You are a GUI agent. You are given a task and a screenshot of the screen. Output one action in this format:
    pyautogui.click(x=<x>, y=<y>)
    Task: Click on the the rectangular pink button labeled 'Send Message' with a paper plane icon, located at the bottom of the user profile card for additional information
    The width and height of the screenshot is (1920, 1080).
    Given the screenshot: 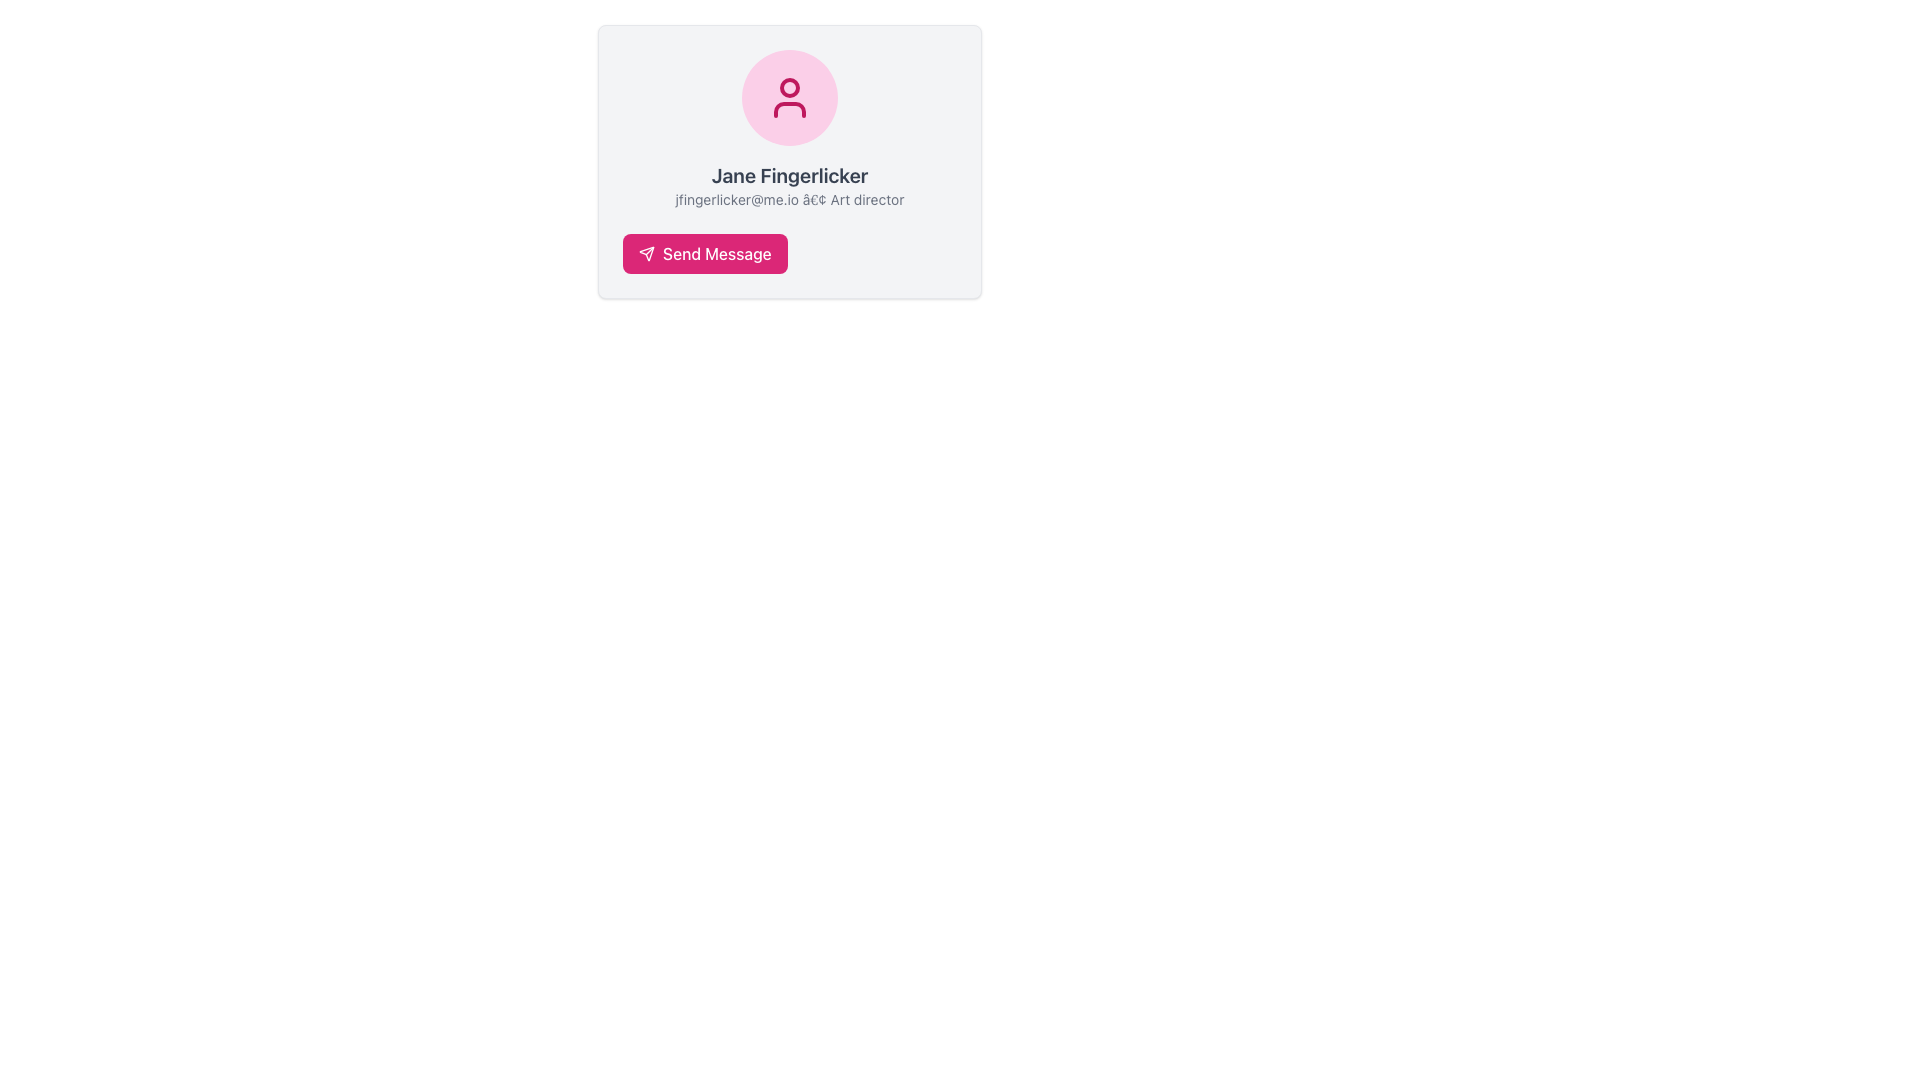 What is the action you would take?
    pyautogui.click(x=705, y=253)
    